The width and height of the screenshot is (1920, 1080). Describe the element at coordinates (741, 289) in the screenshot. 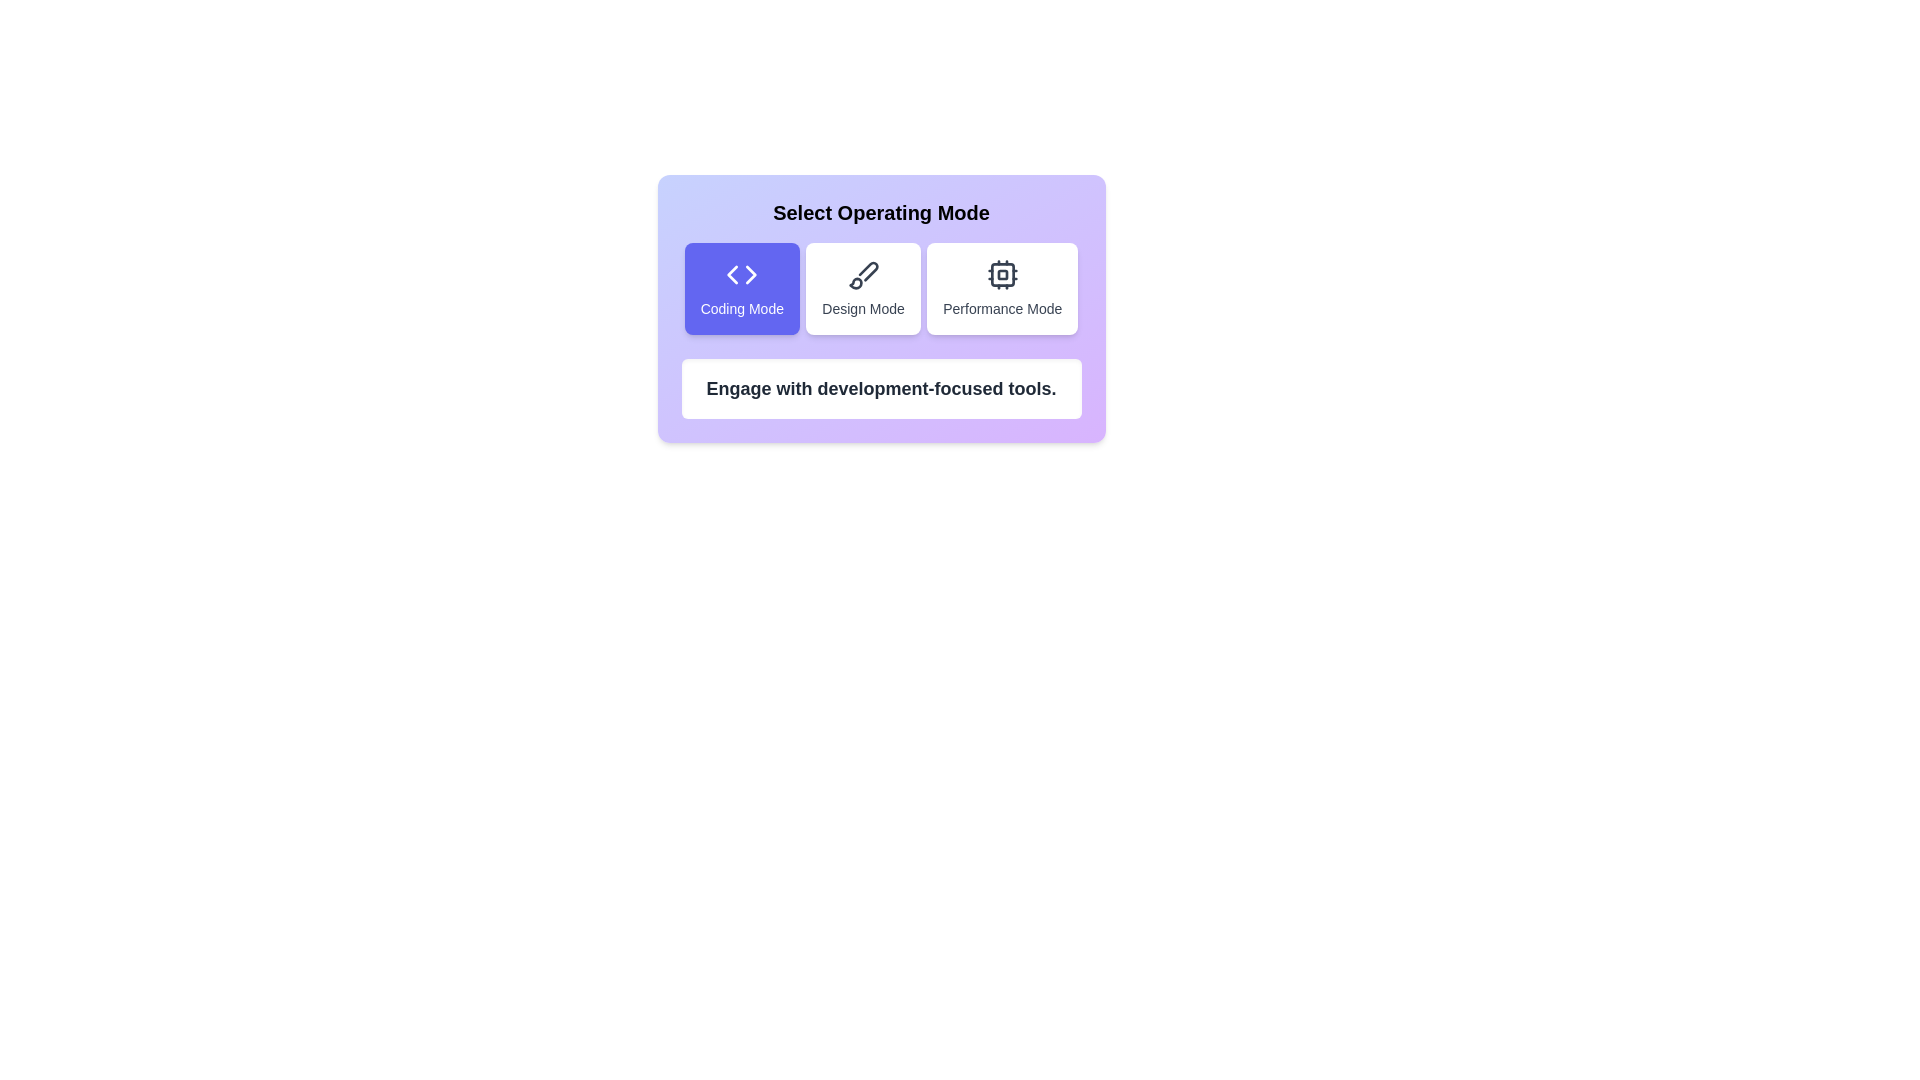

I see `the mode by clicking on the corresponding button. The parameter Coding Mode determines the mode to select` at that location.